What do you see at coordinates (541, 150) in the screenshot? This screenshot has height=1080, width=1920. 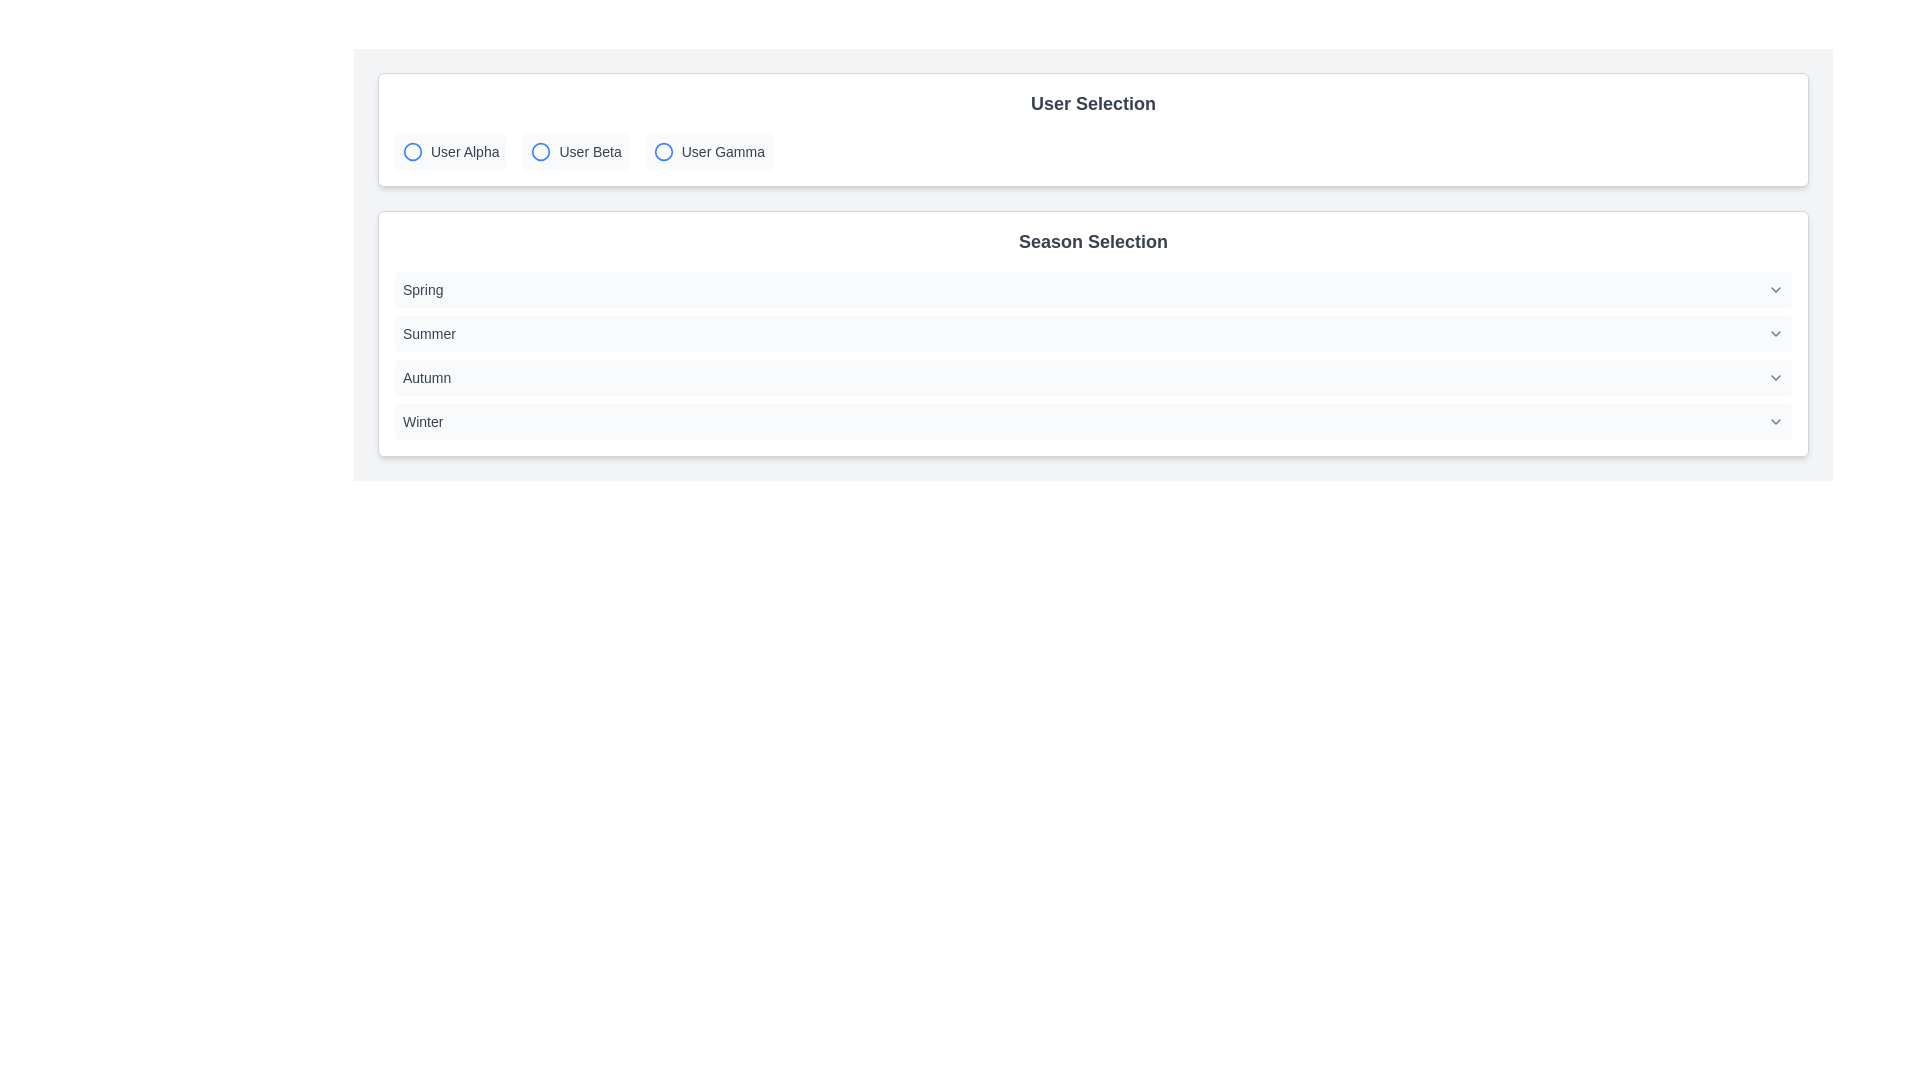 I see `the second radio button` at bounding box center [541, 150].